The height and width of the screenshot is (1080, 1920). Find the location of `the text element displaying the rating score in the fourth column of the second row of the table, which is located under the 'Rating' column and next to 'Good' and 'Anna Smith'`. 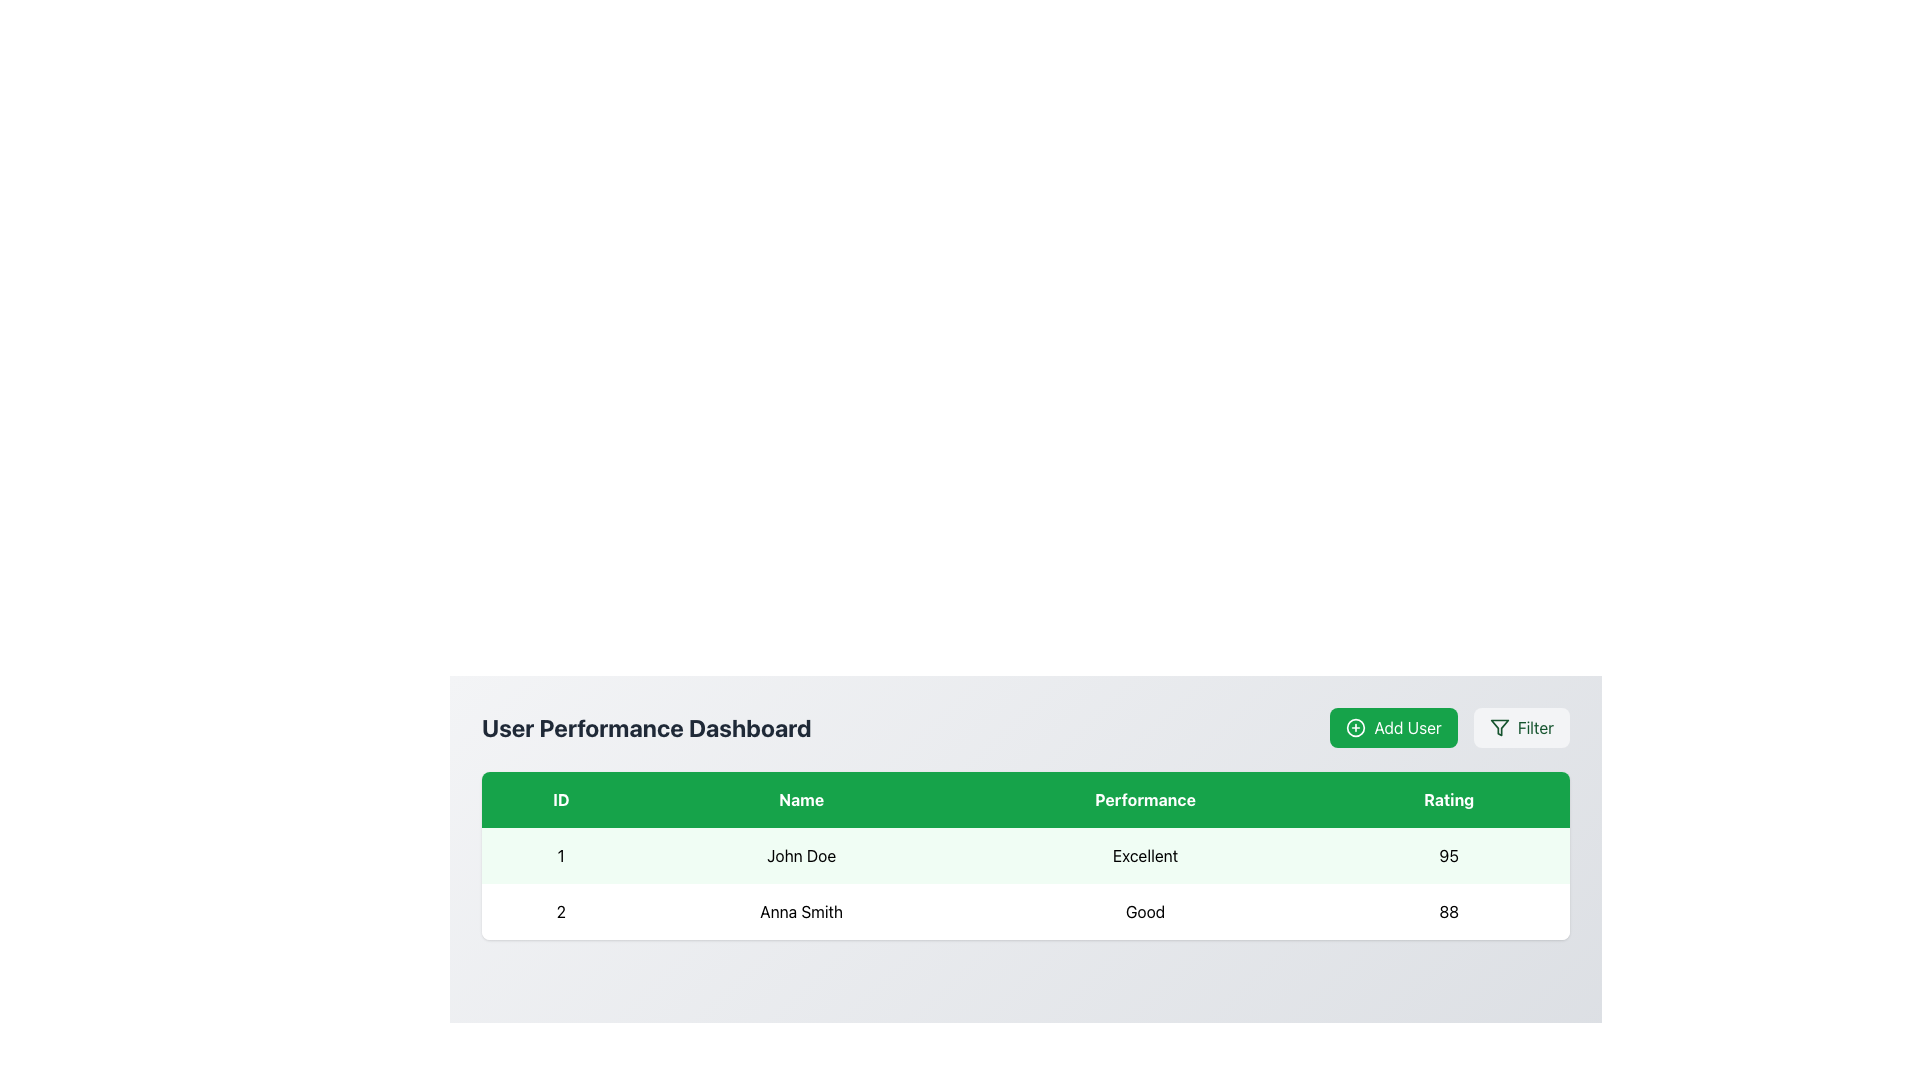

the text element displaying the rating score in the fourth column of the second row of the table, which is located under the 'Rating' column and next to 'Good' and 'Anna Smith' is located at coordinates (1449, 911).